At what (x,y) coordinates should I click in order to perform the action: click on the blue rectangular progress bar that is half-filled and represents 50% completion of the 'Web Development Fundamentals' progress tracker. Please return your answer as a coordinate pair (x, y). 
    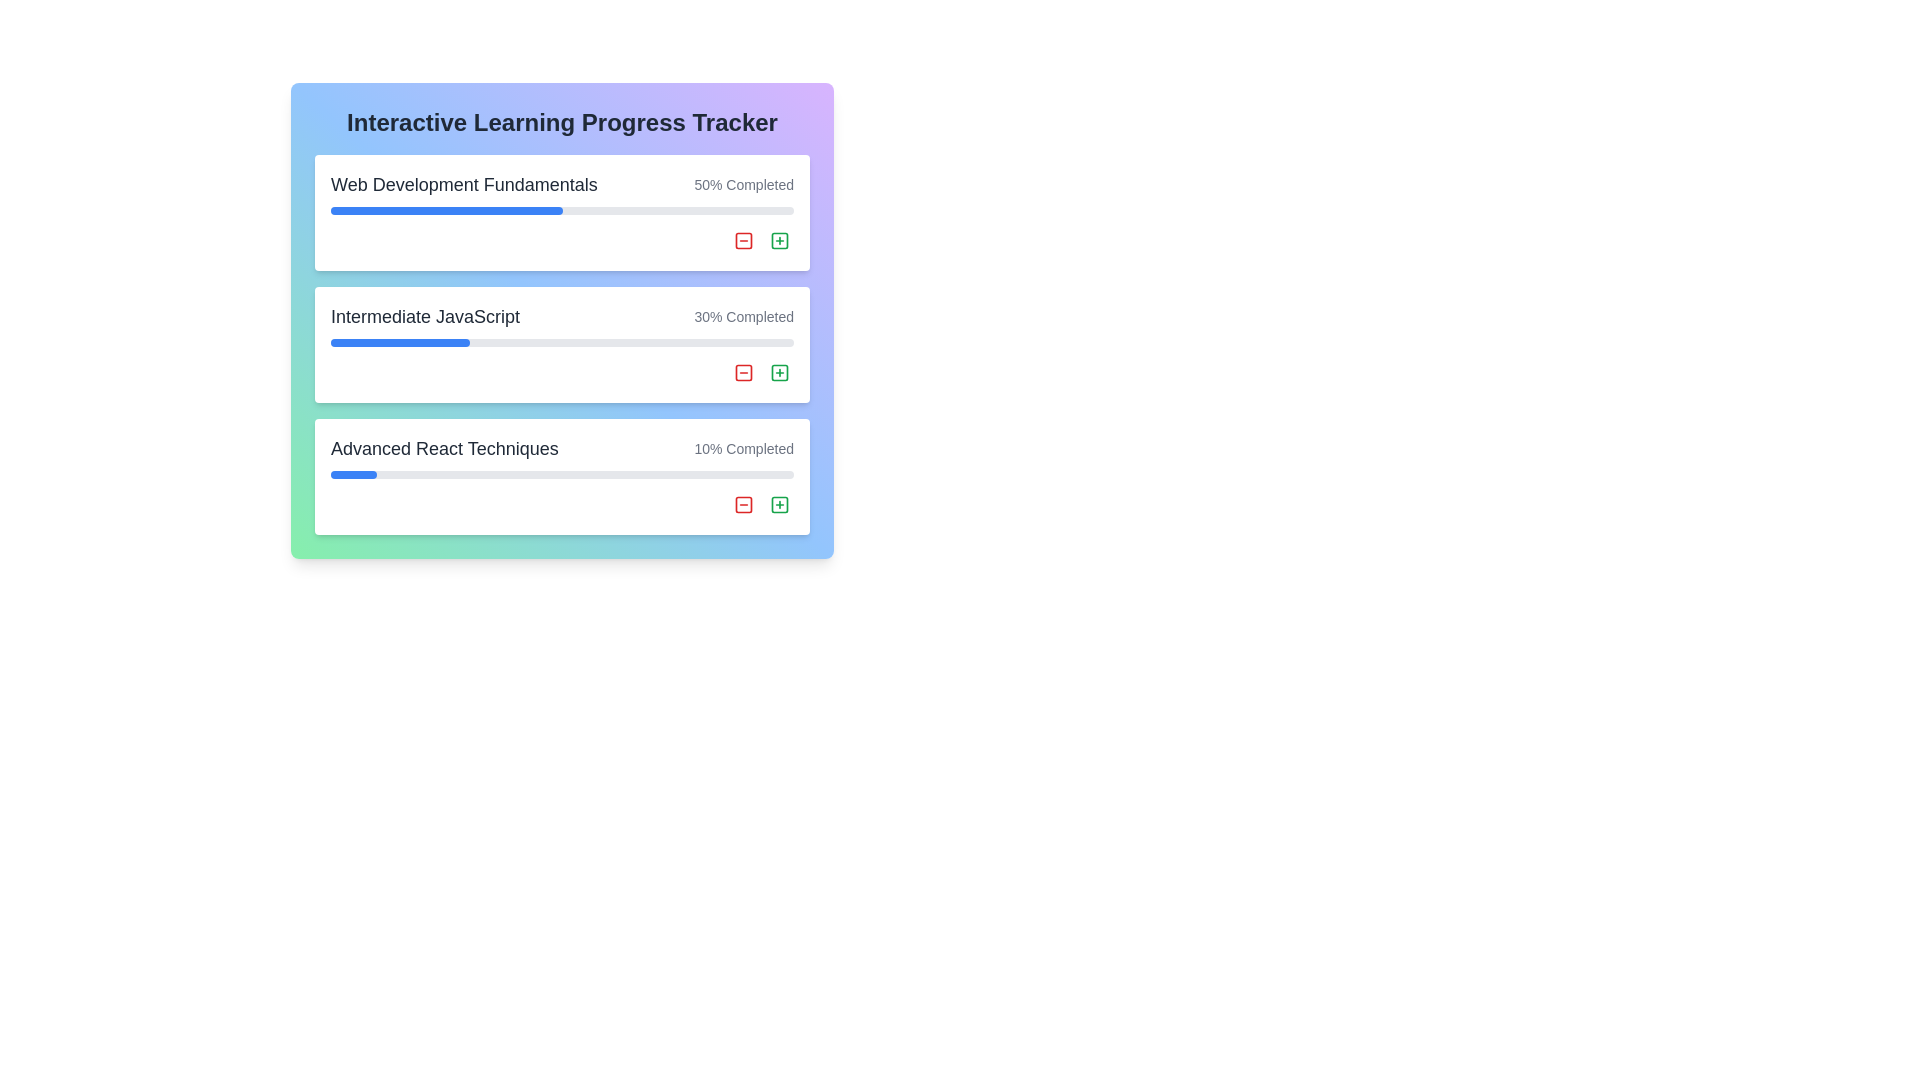
    Looking at the image, I should click on (445, 211).